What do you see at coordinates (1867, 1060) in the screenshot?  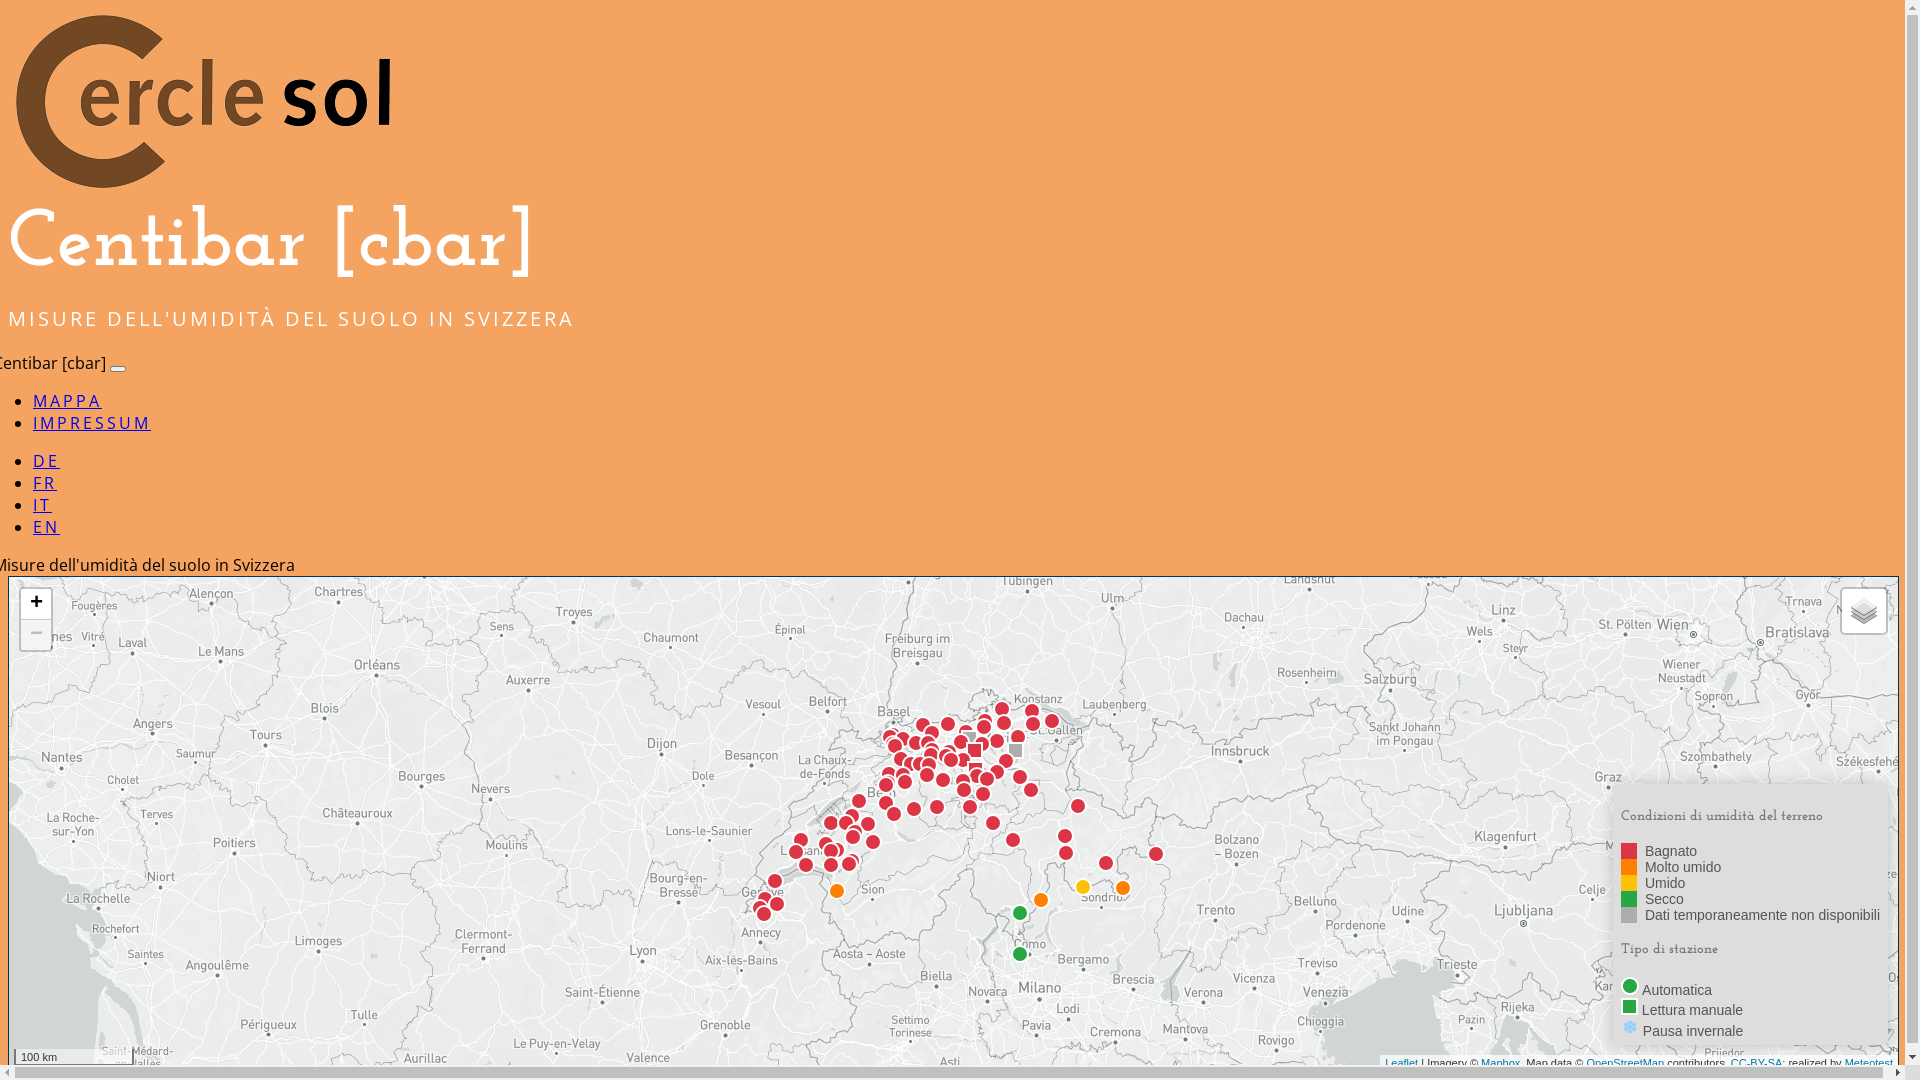 I see `'Meteotest'` at bounding box center [1867, 1060].